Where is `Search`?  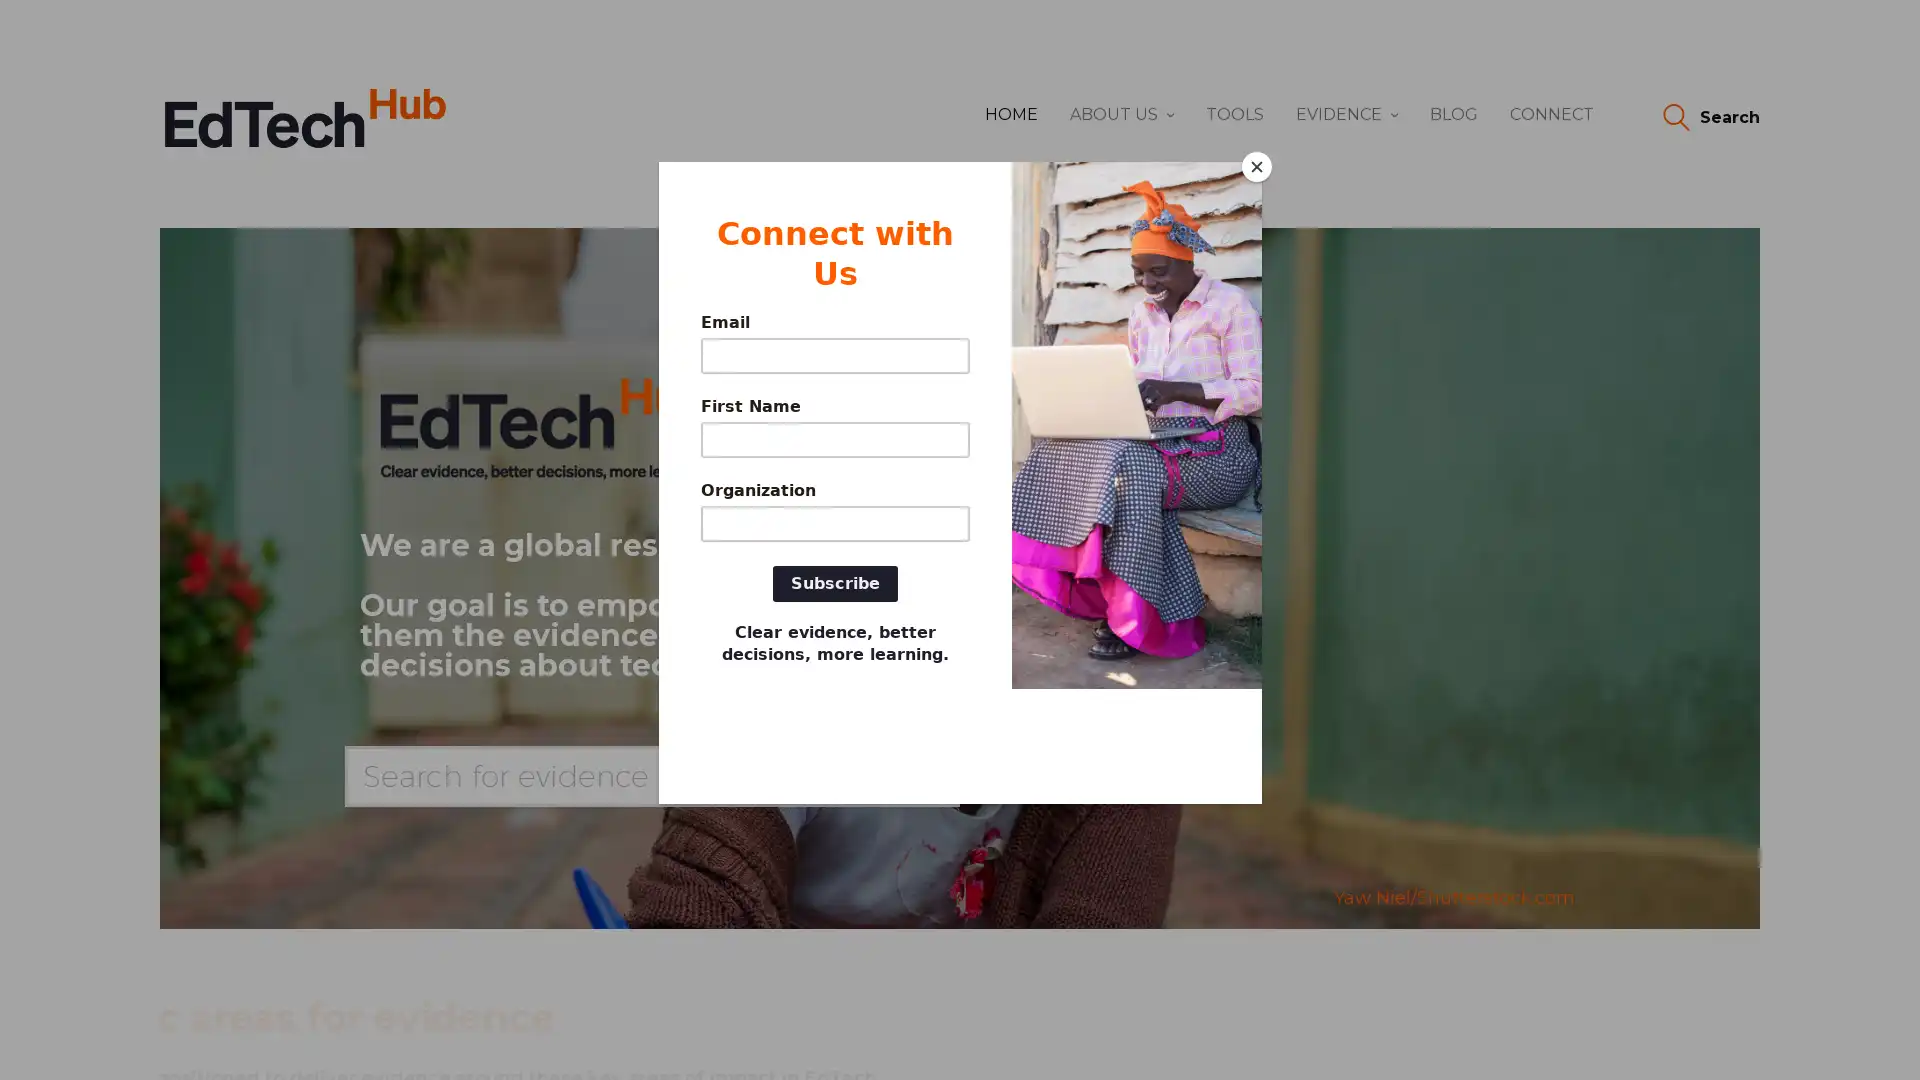 Search is located at coordinates (1709, 118).